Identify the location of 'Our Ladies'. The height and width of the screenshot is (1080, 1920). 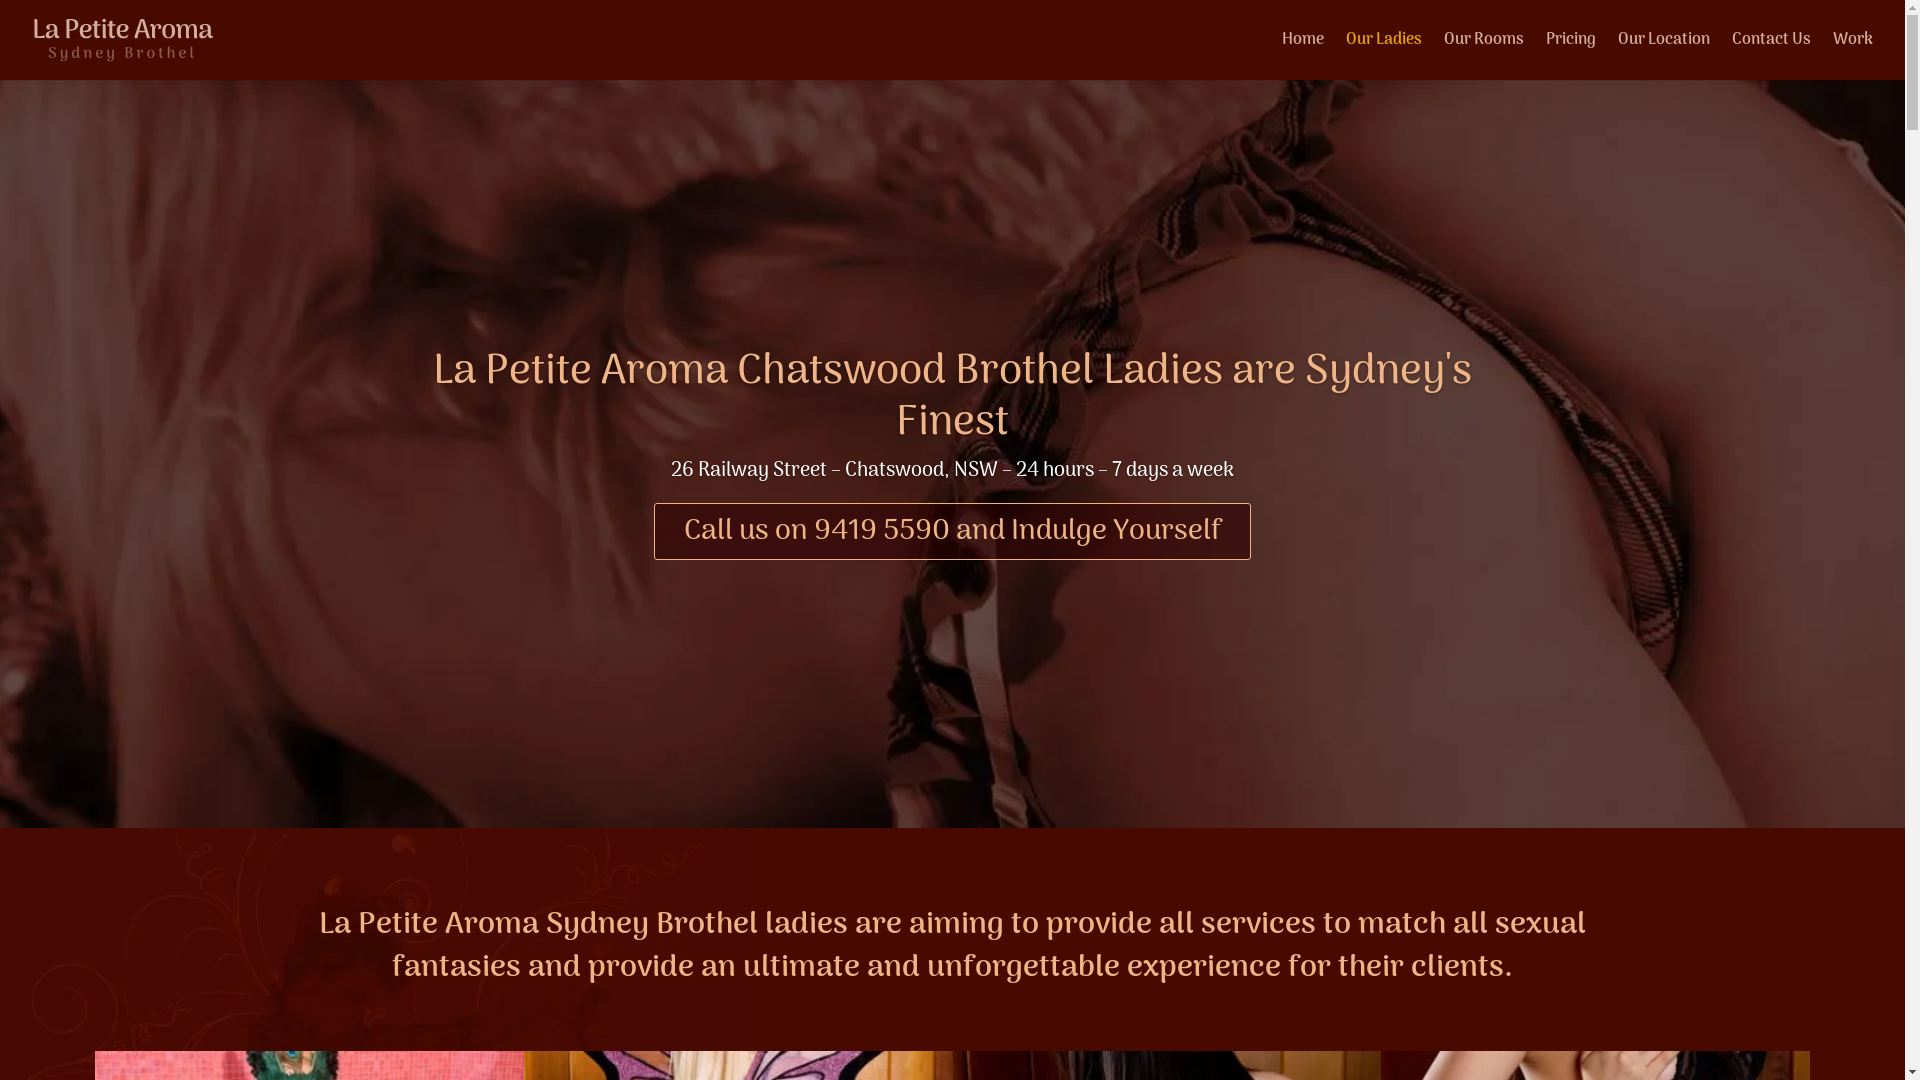
(1382, 55).